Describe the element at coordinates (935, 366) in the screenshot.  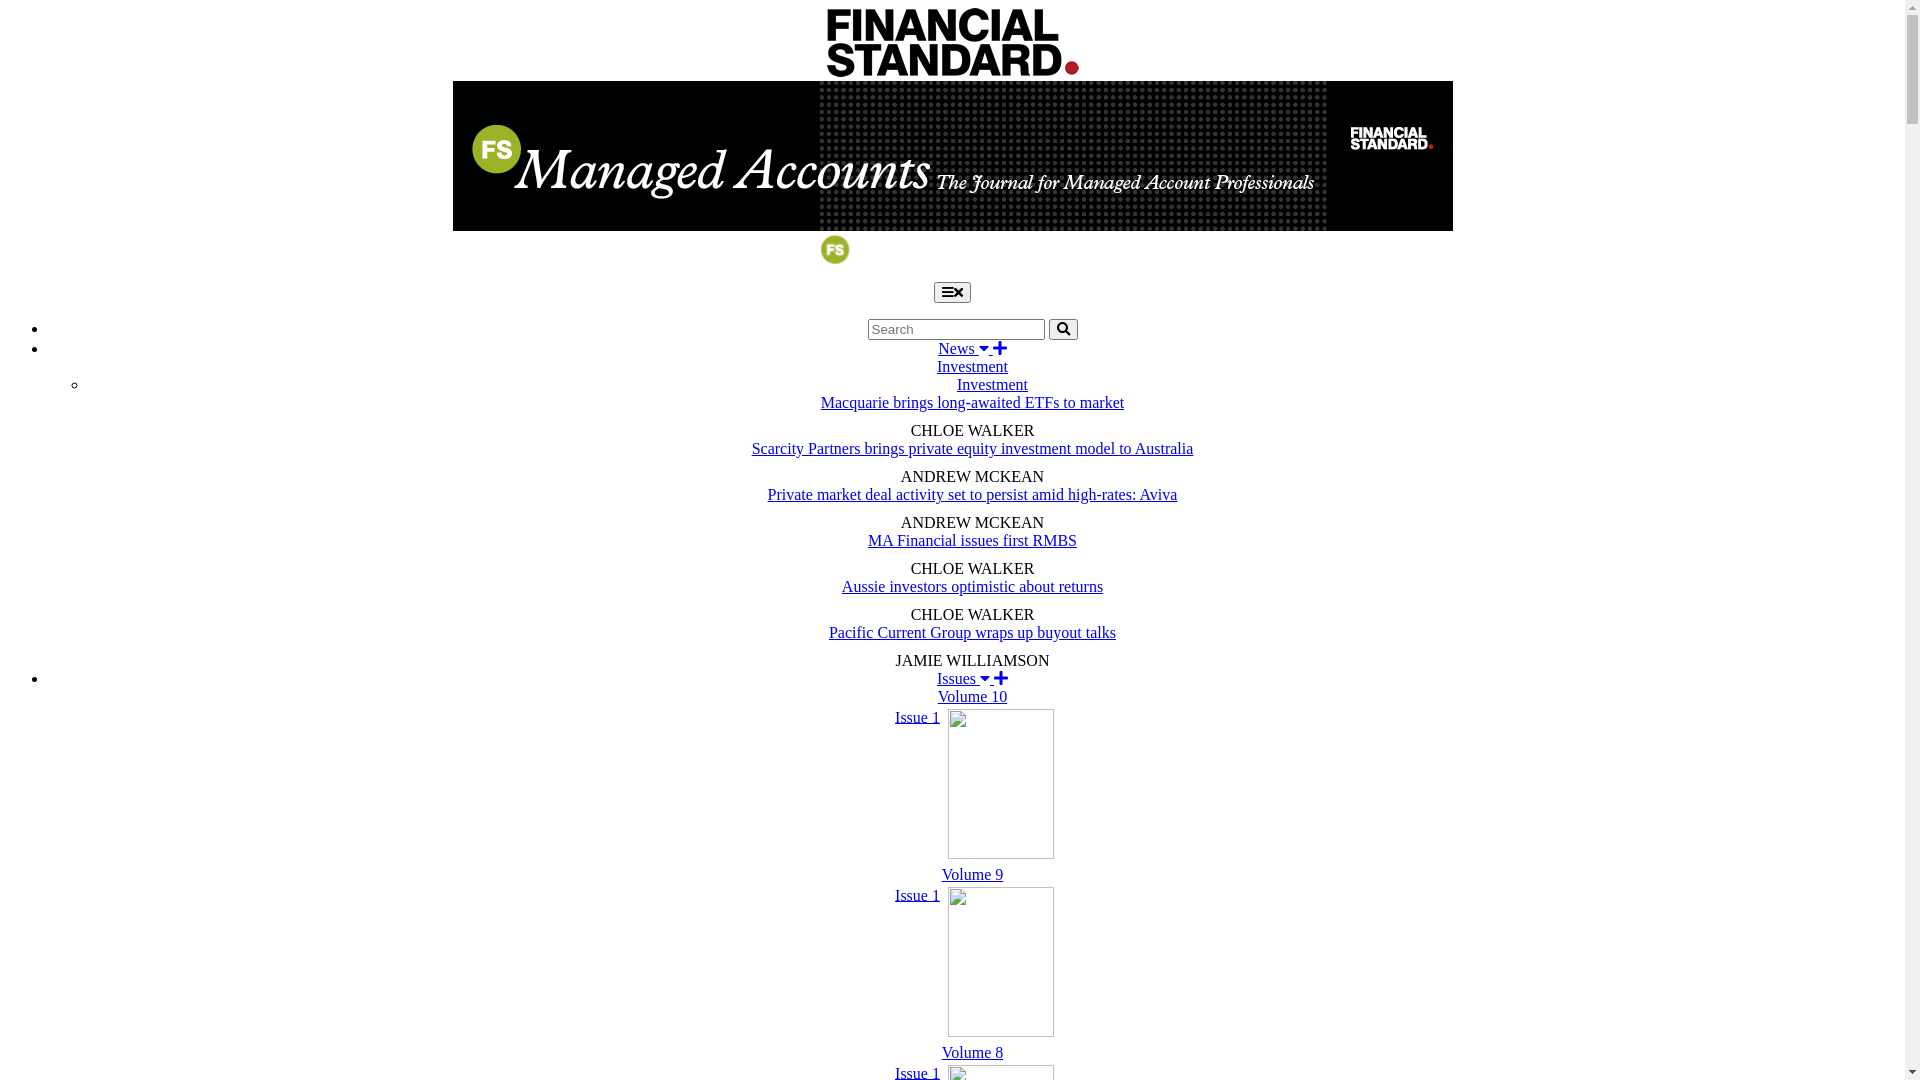
I see `'Investment'` at that location.